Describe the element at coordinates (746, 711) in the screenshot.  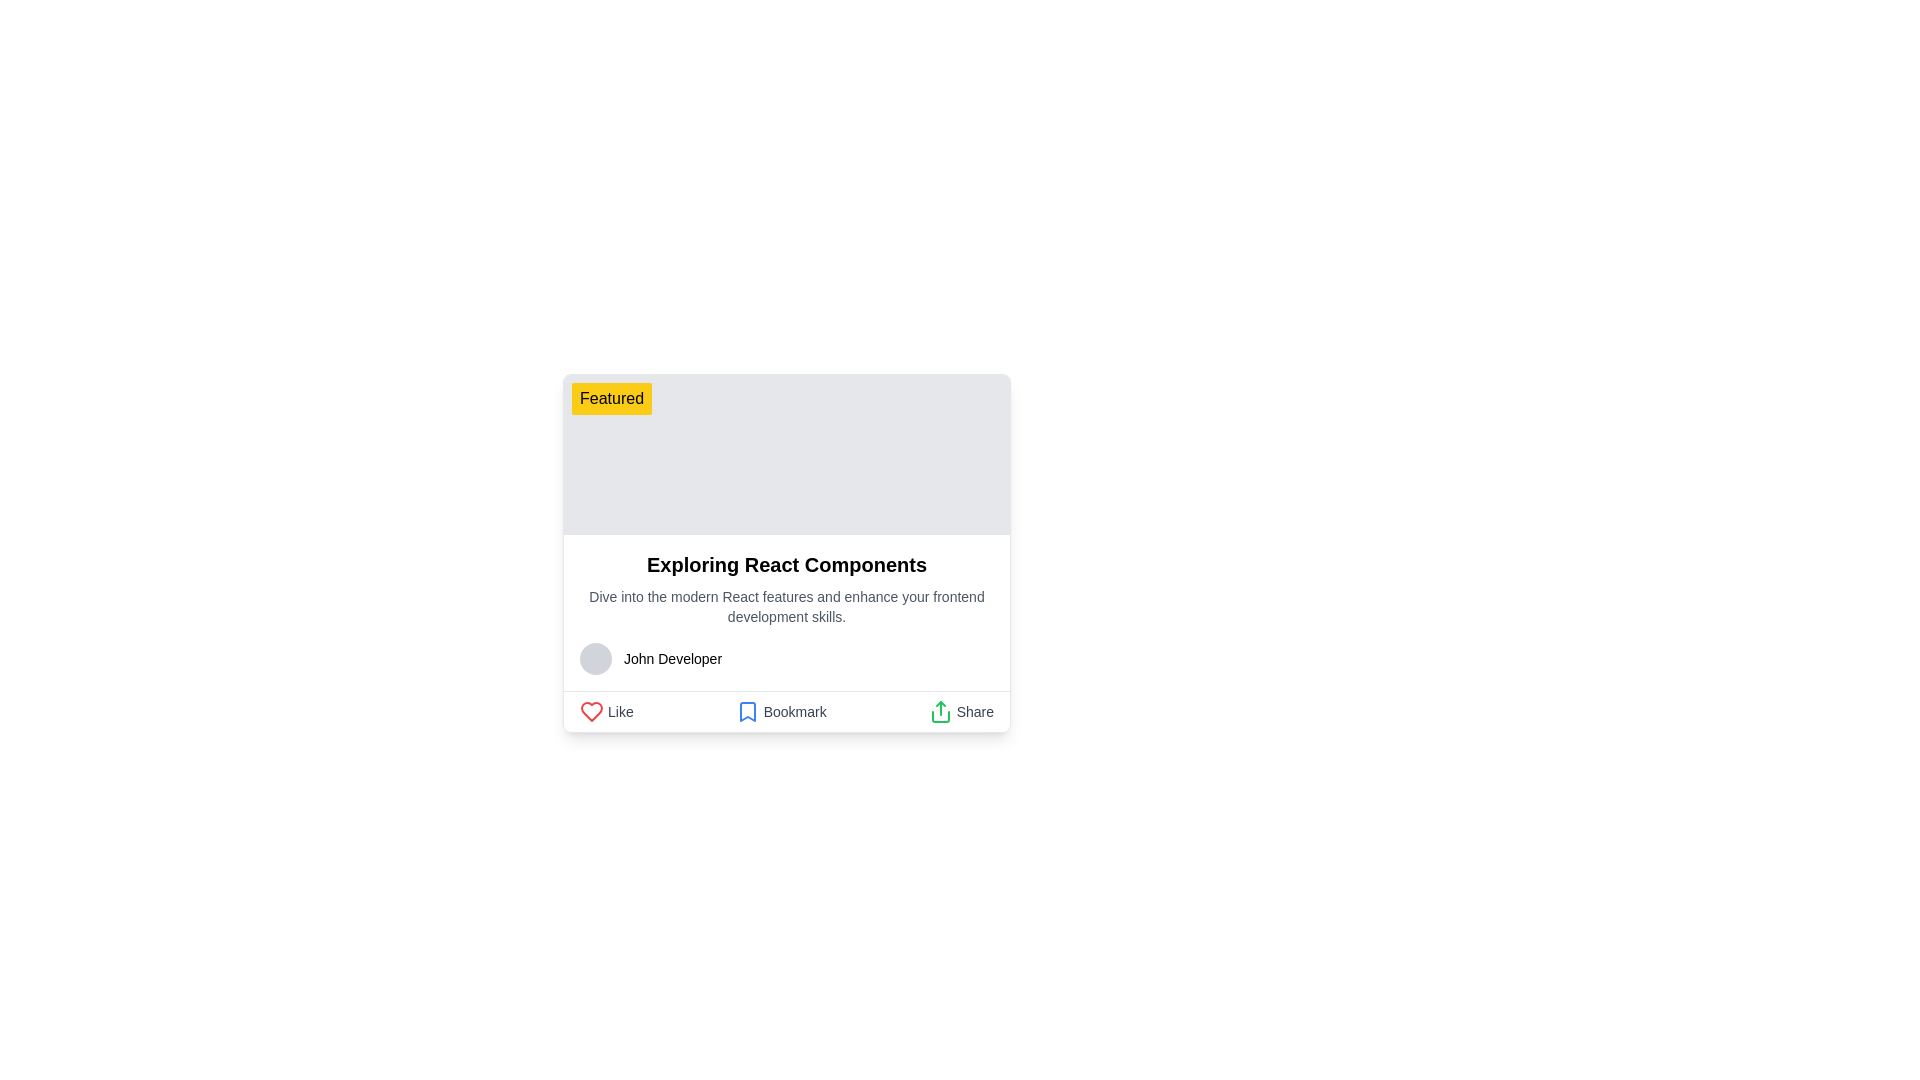
I see `the SVG bookmark icon` at that location.